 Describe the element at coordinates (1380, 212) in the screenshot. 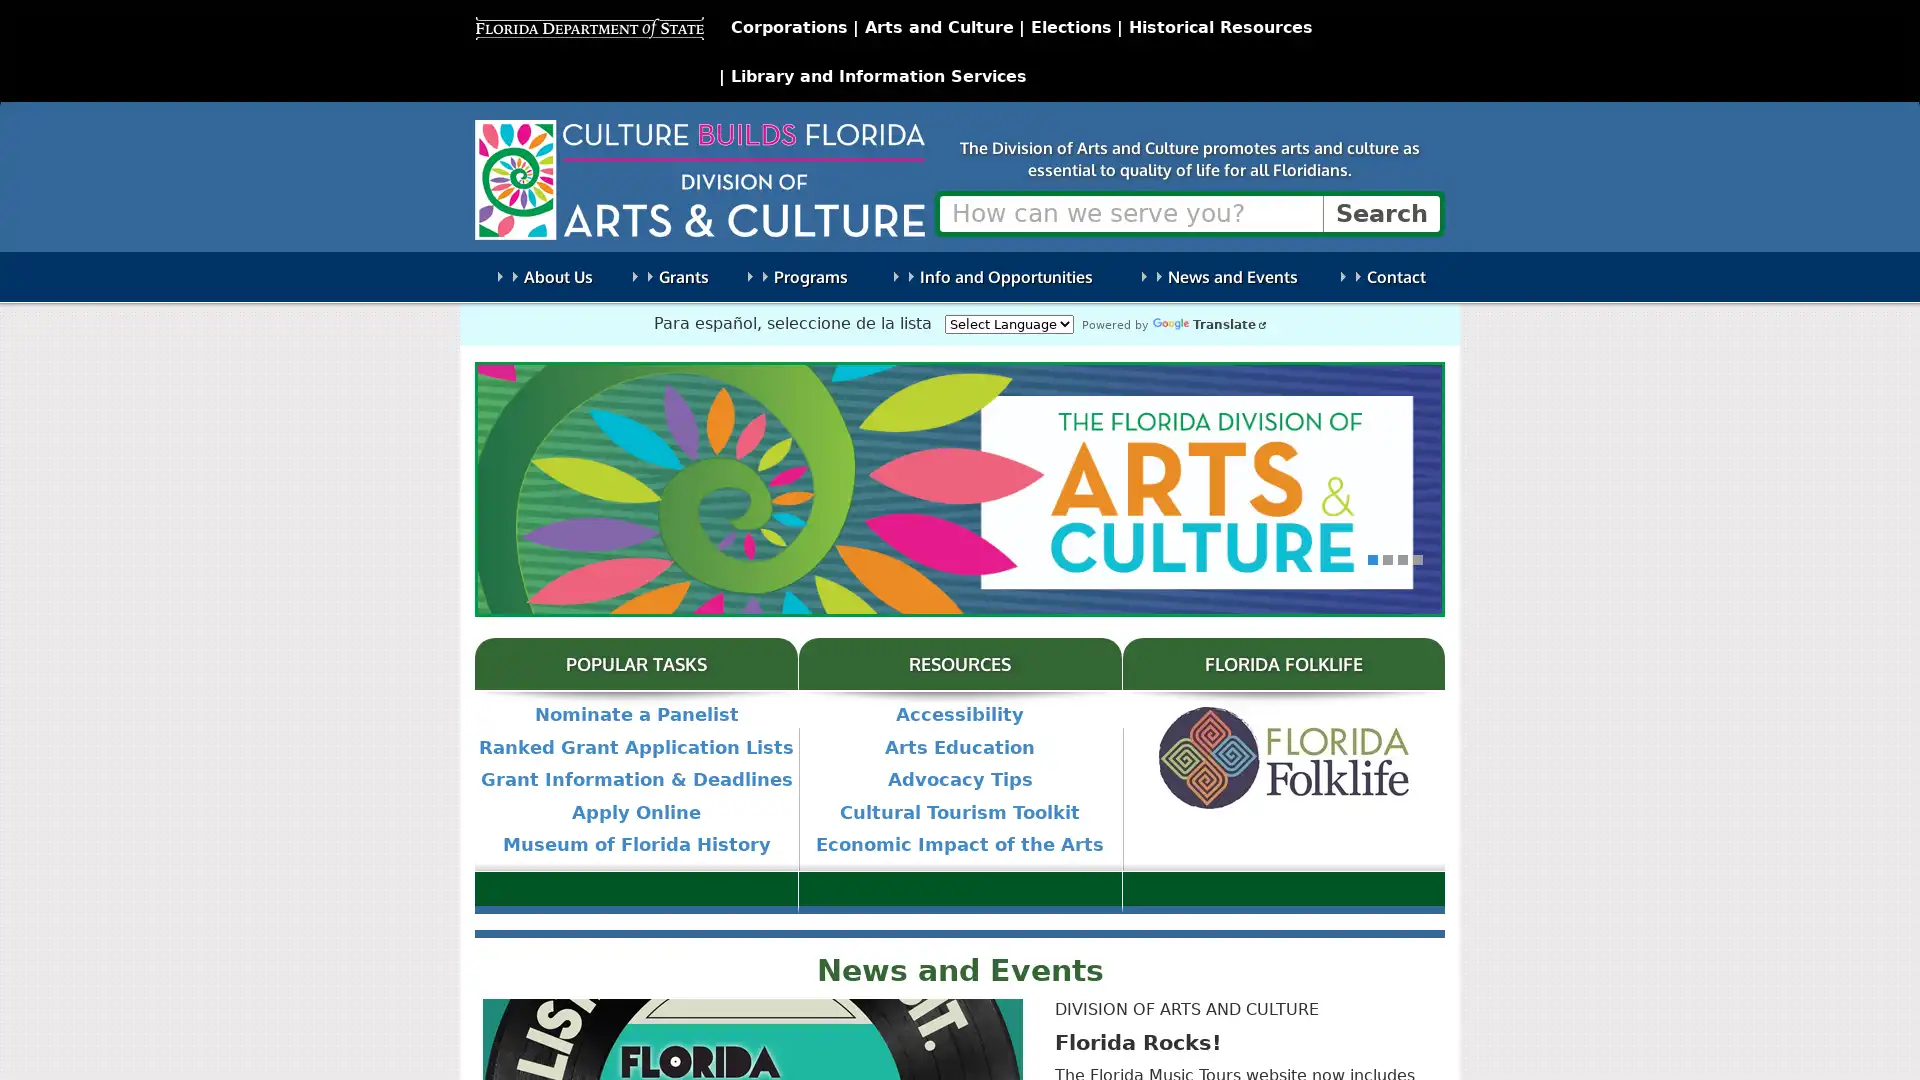

I see `Search` at that location.